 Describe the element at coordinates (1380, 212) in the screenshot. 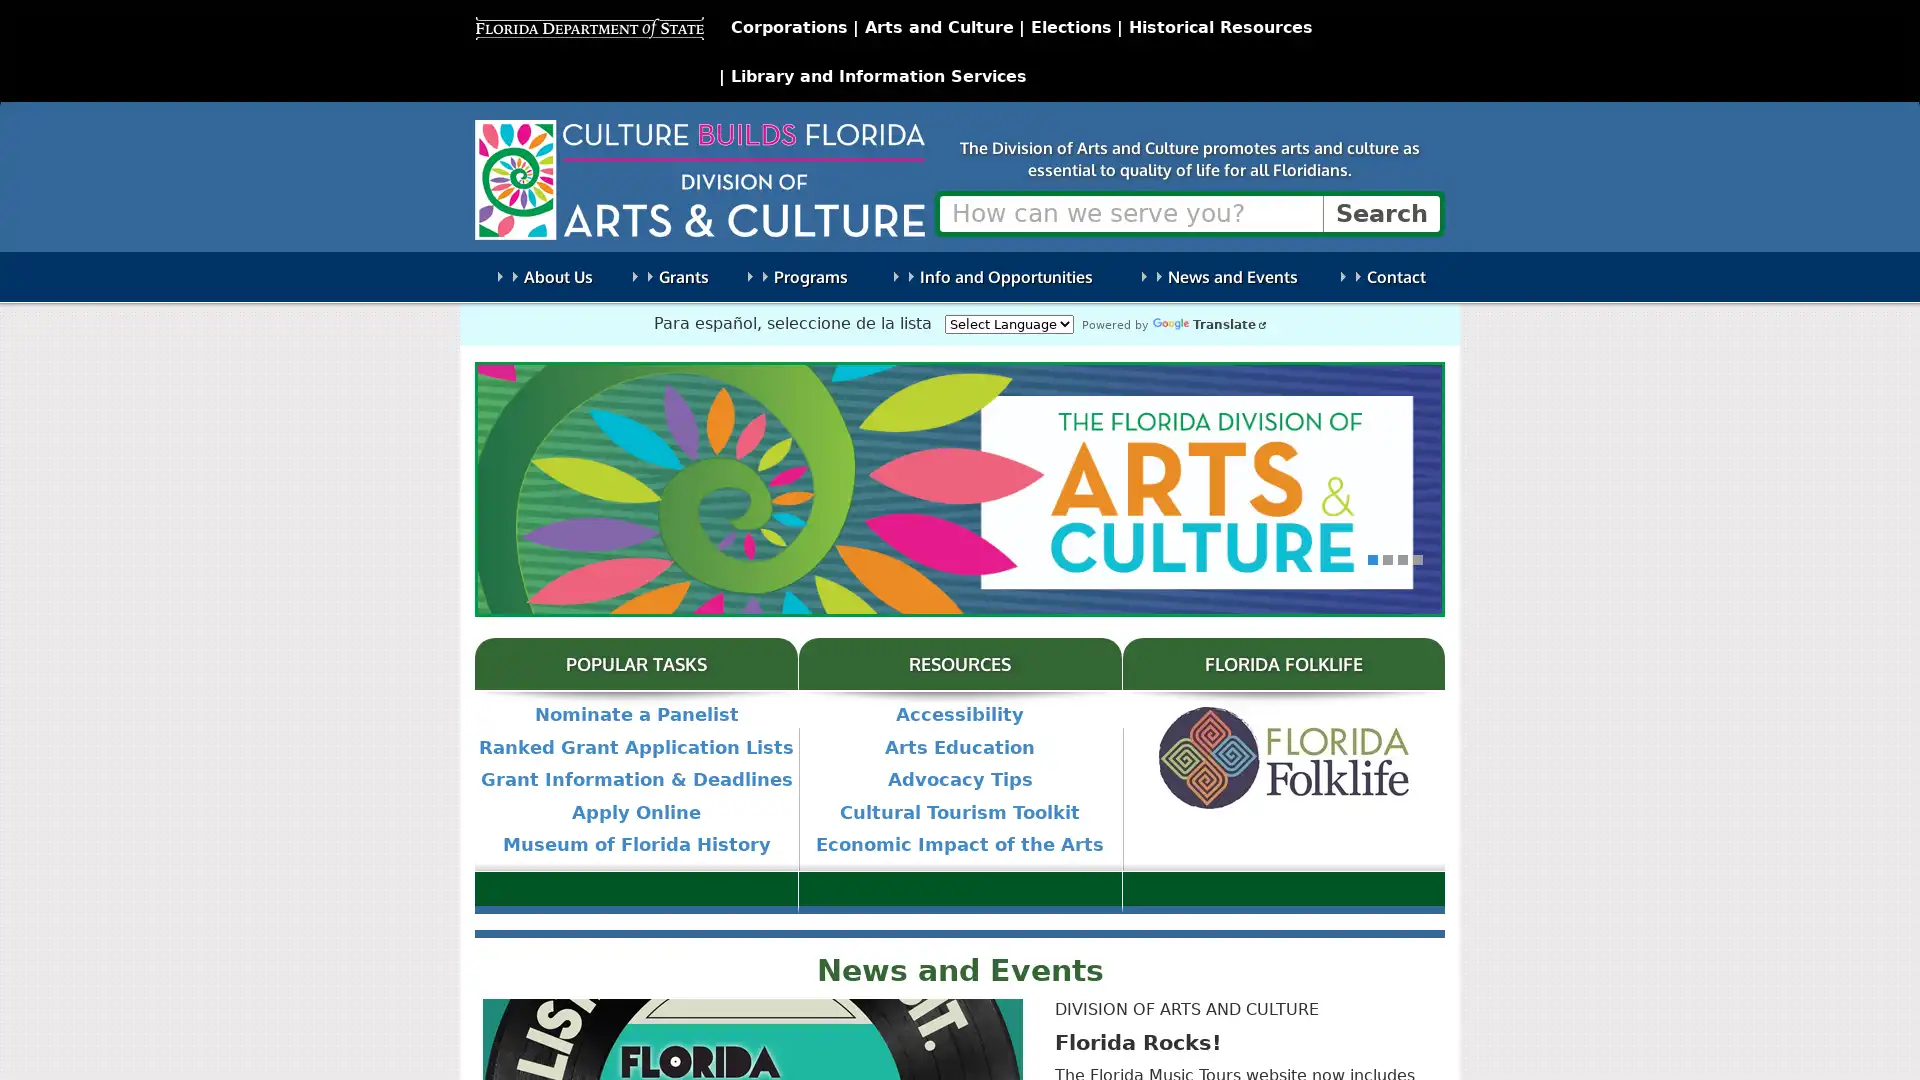

I see `Search` at that location.